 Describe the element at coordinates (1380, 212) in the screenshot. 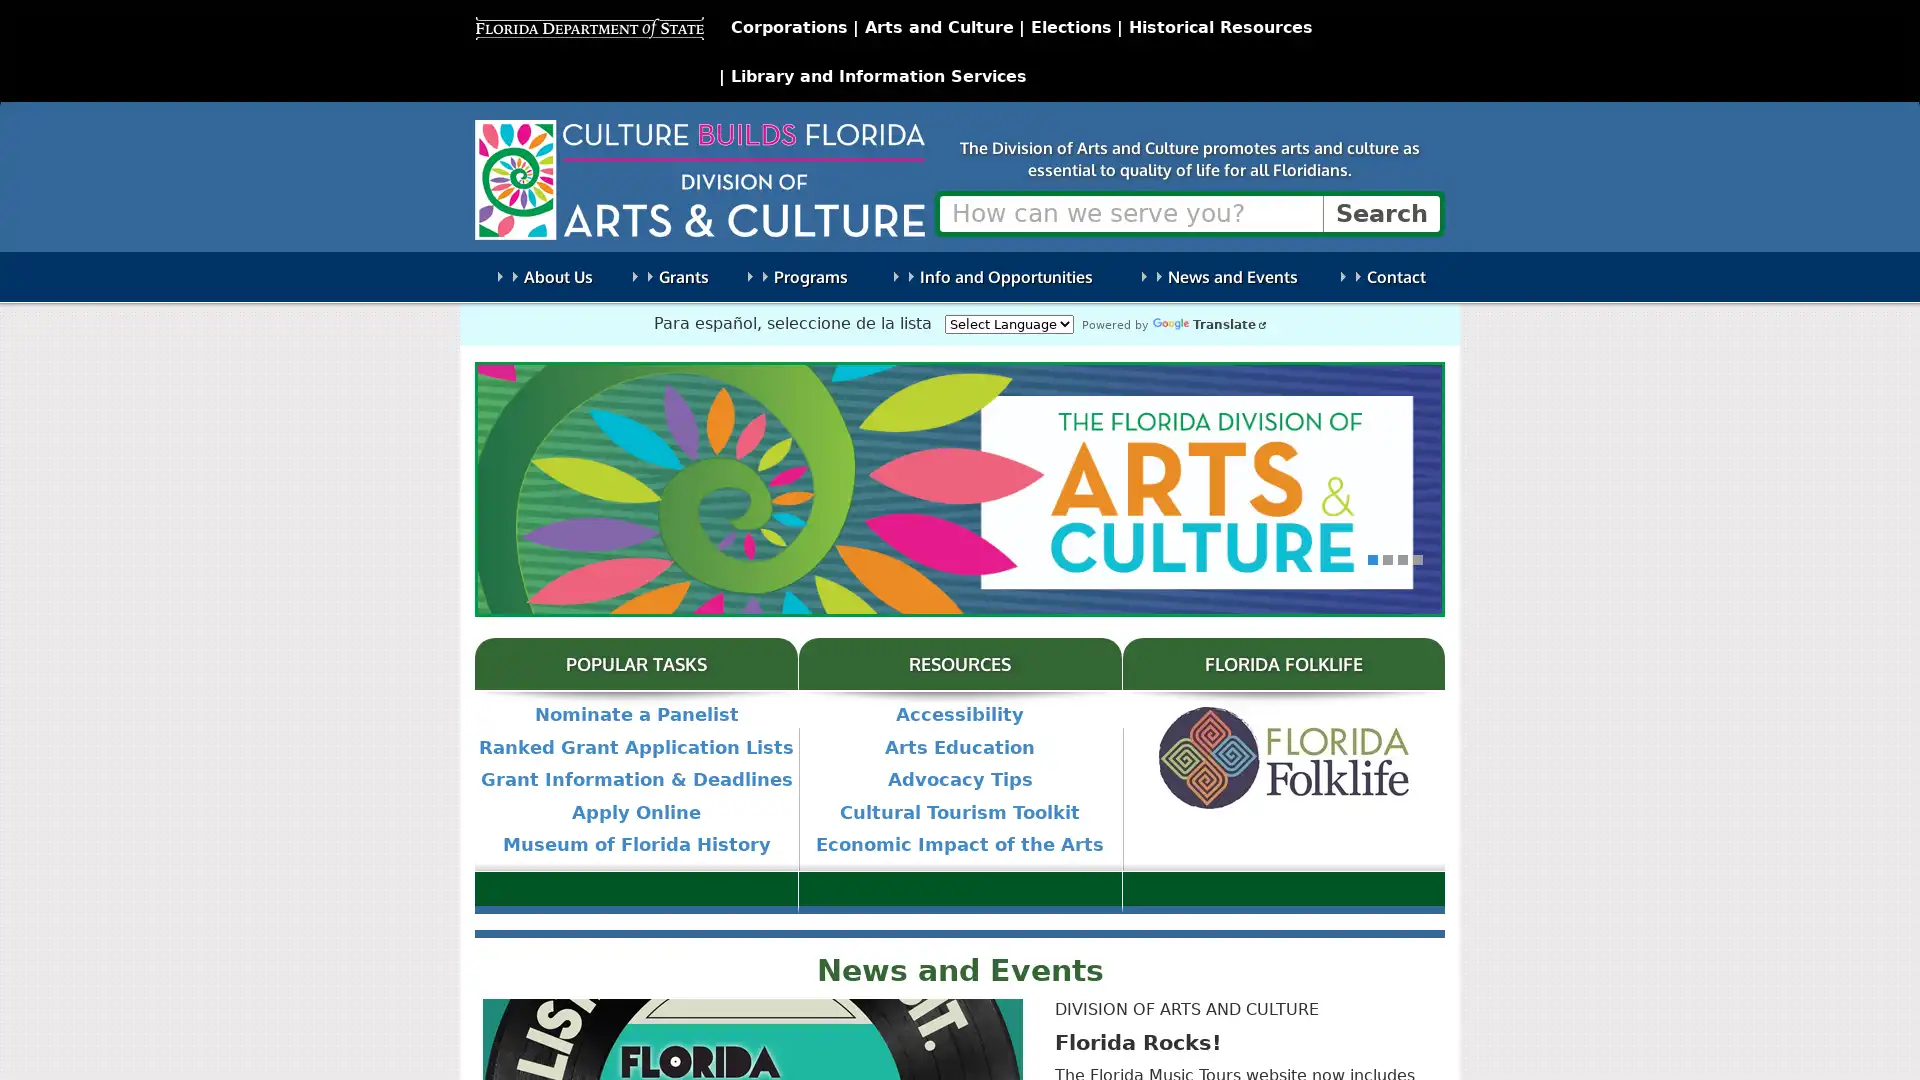

I see `Search` at that location.